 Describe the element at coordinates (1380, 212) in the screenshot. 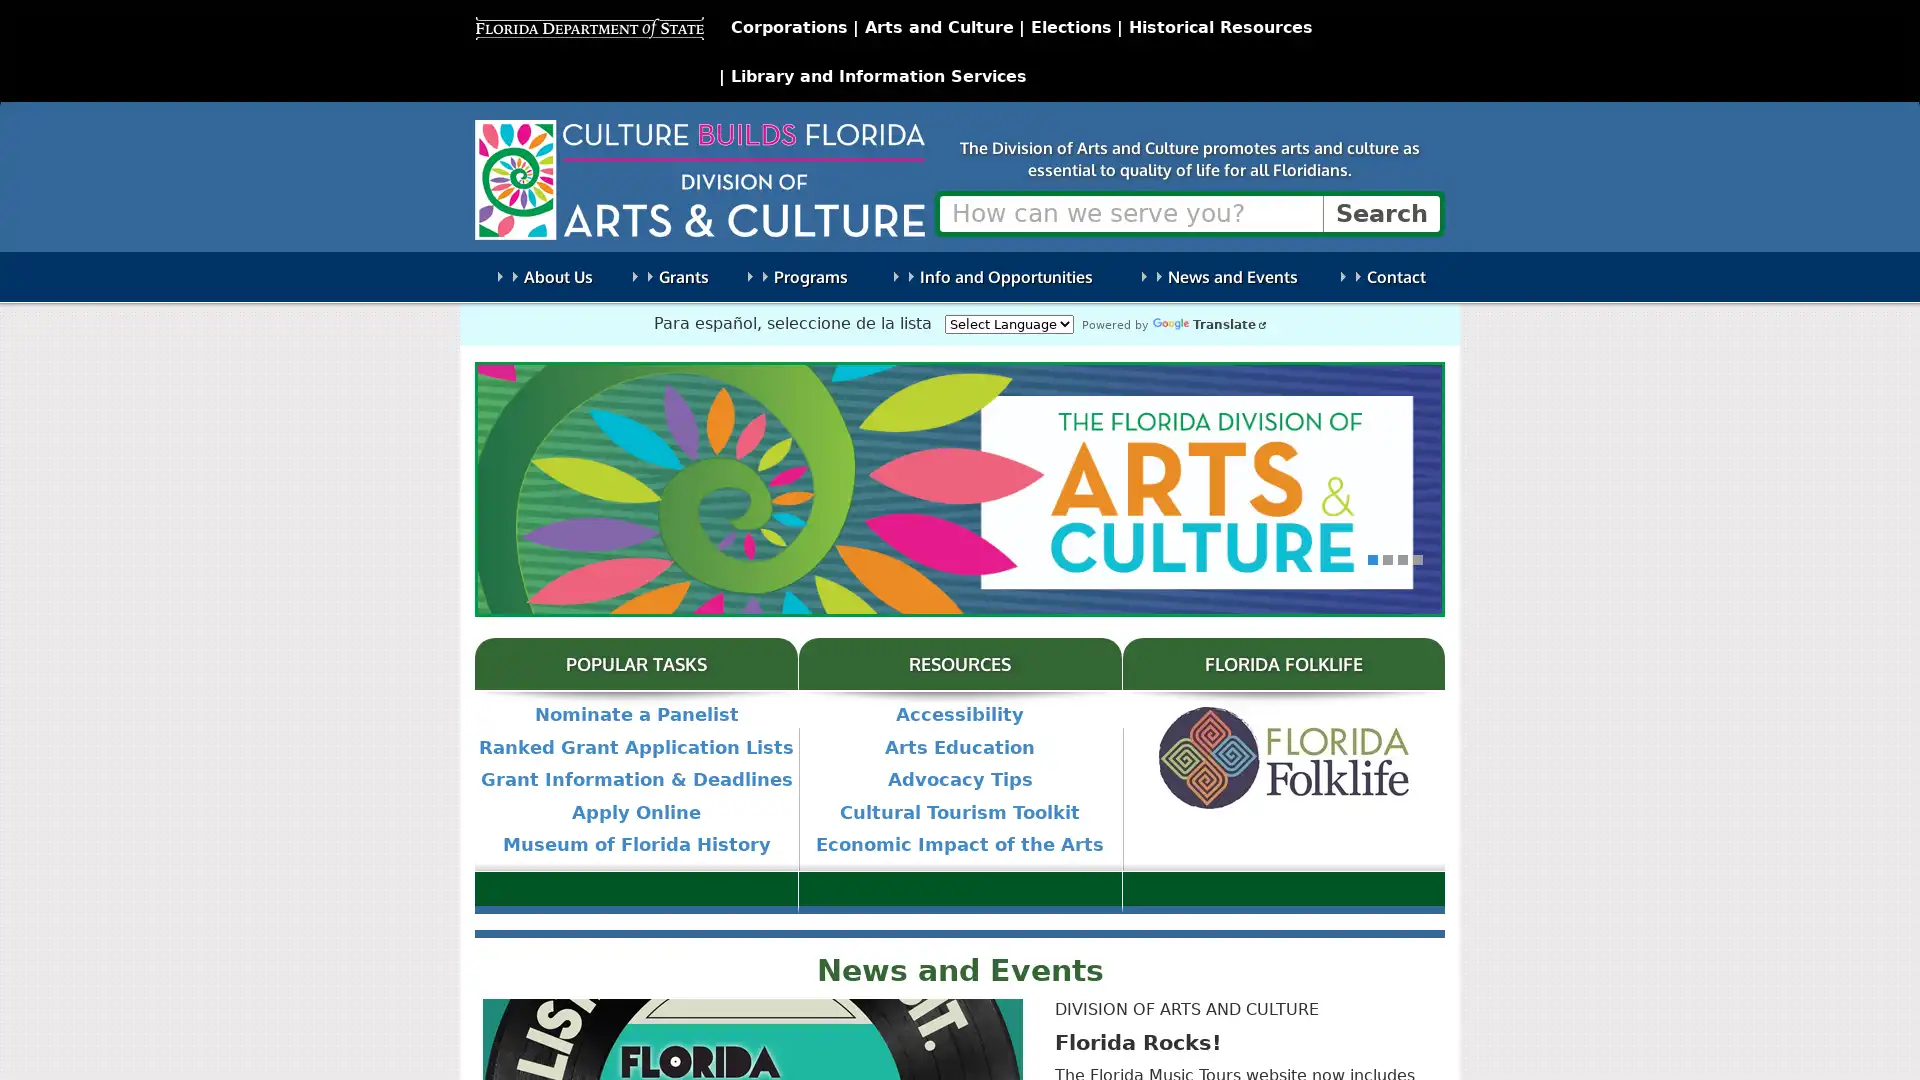

I see `Search` at that location.